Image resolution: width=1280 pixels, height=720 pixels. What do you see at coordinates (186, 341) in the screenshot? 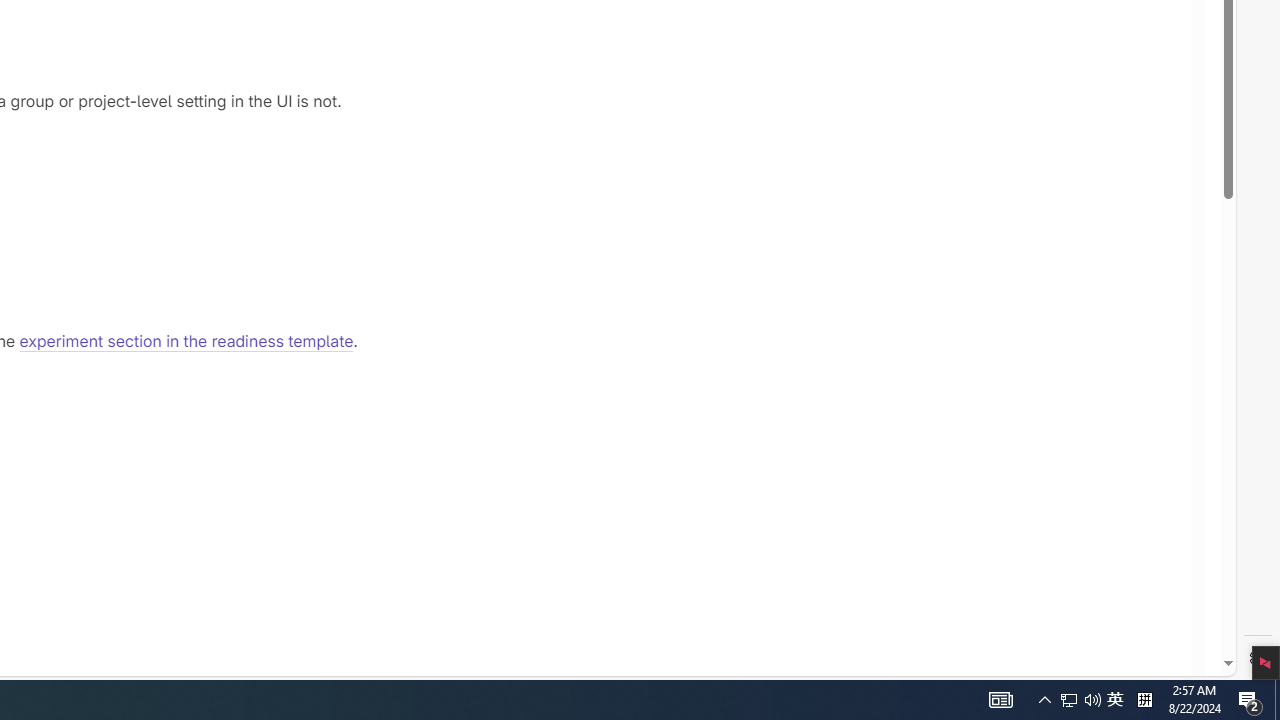
I see `'experiment section in the readiness template'` at bounding box center [186, 341].